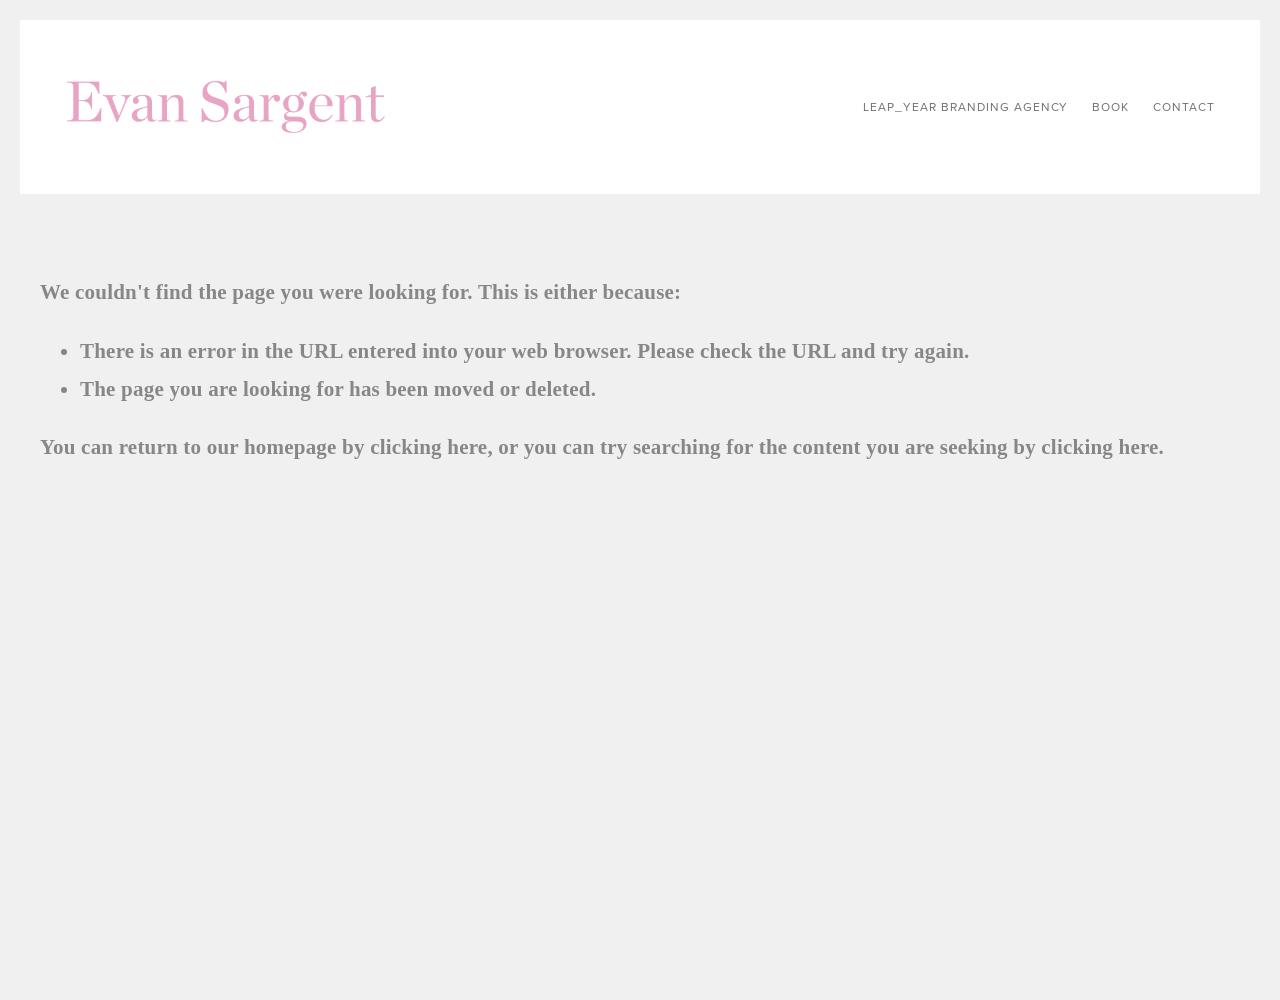 The image size is (1280, 1000). I want to click on ', or you can try searching for the
  content you are seeking by', so click(763, 446).